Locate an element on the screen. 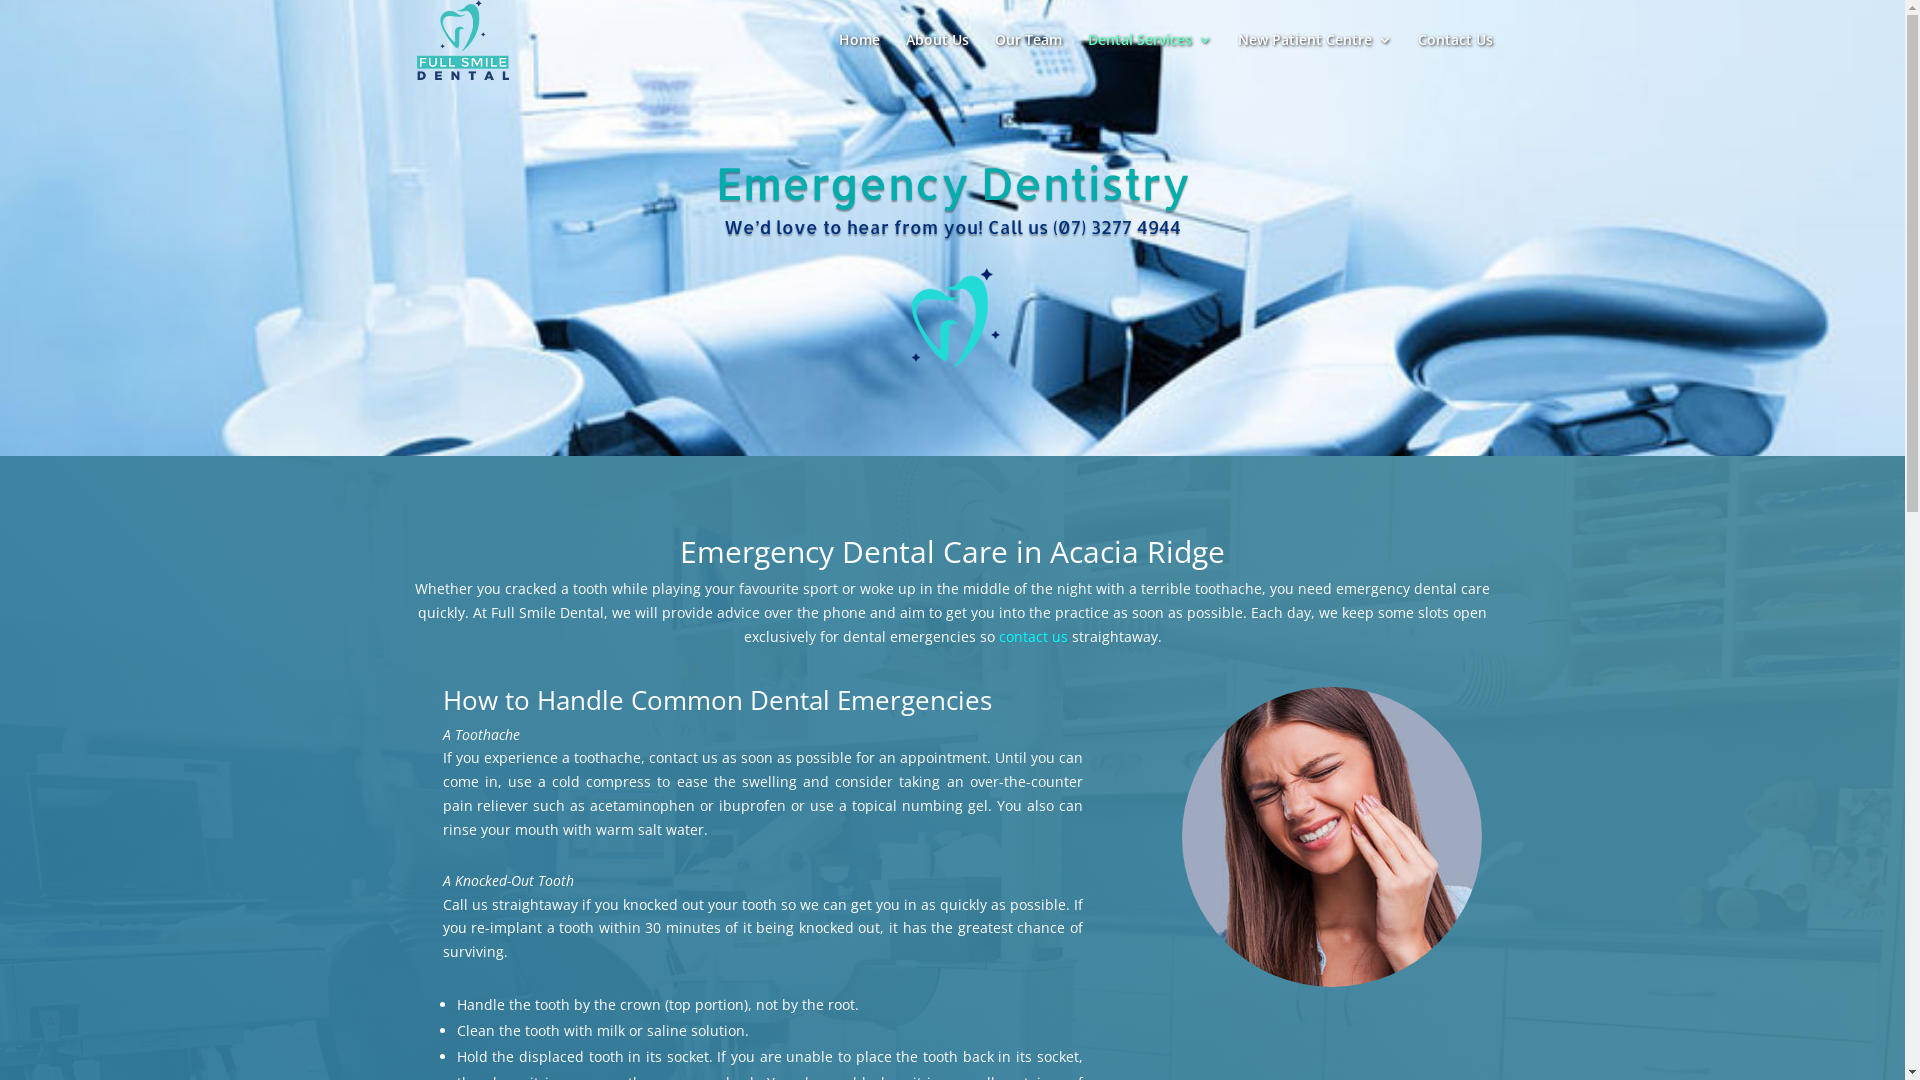  'Dental Services' is located at coordinates (1150, 55).